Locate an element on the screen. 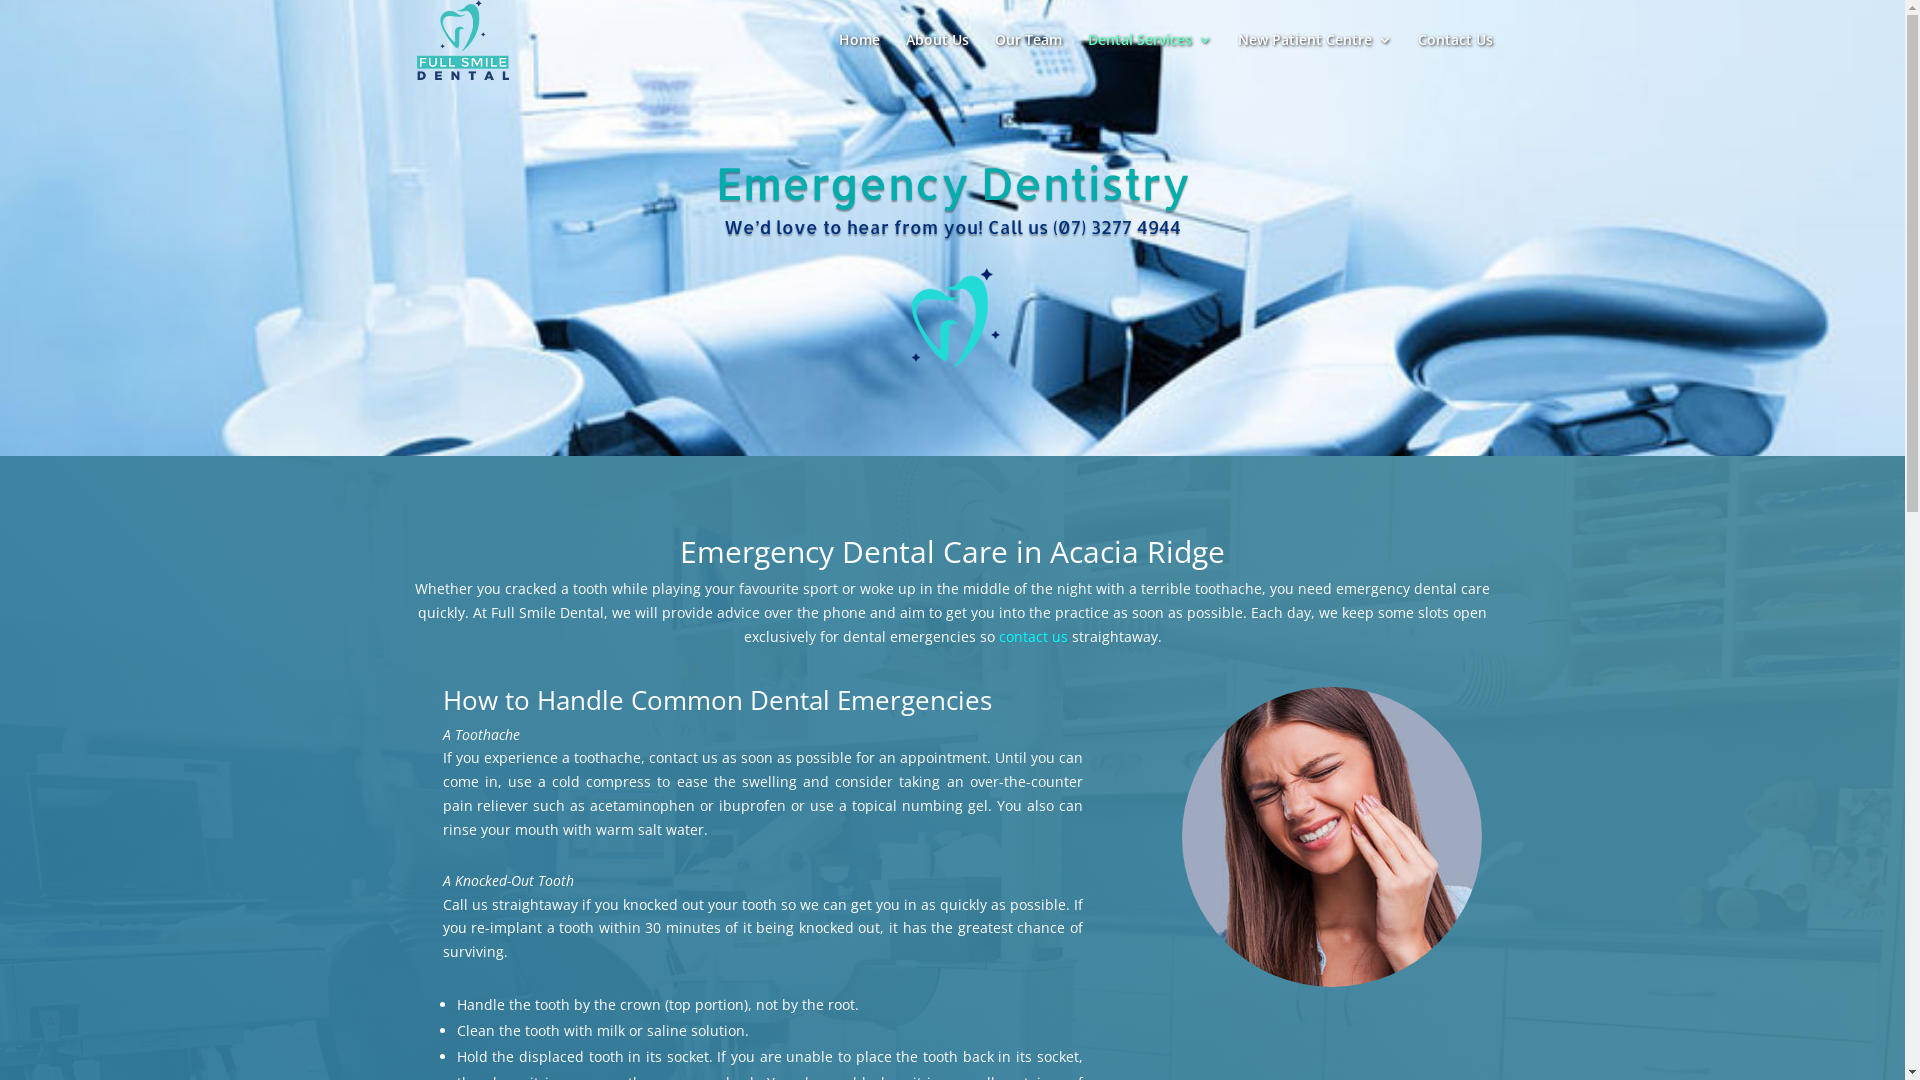  'Dental Services' is located at coordinates (1150, 55).